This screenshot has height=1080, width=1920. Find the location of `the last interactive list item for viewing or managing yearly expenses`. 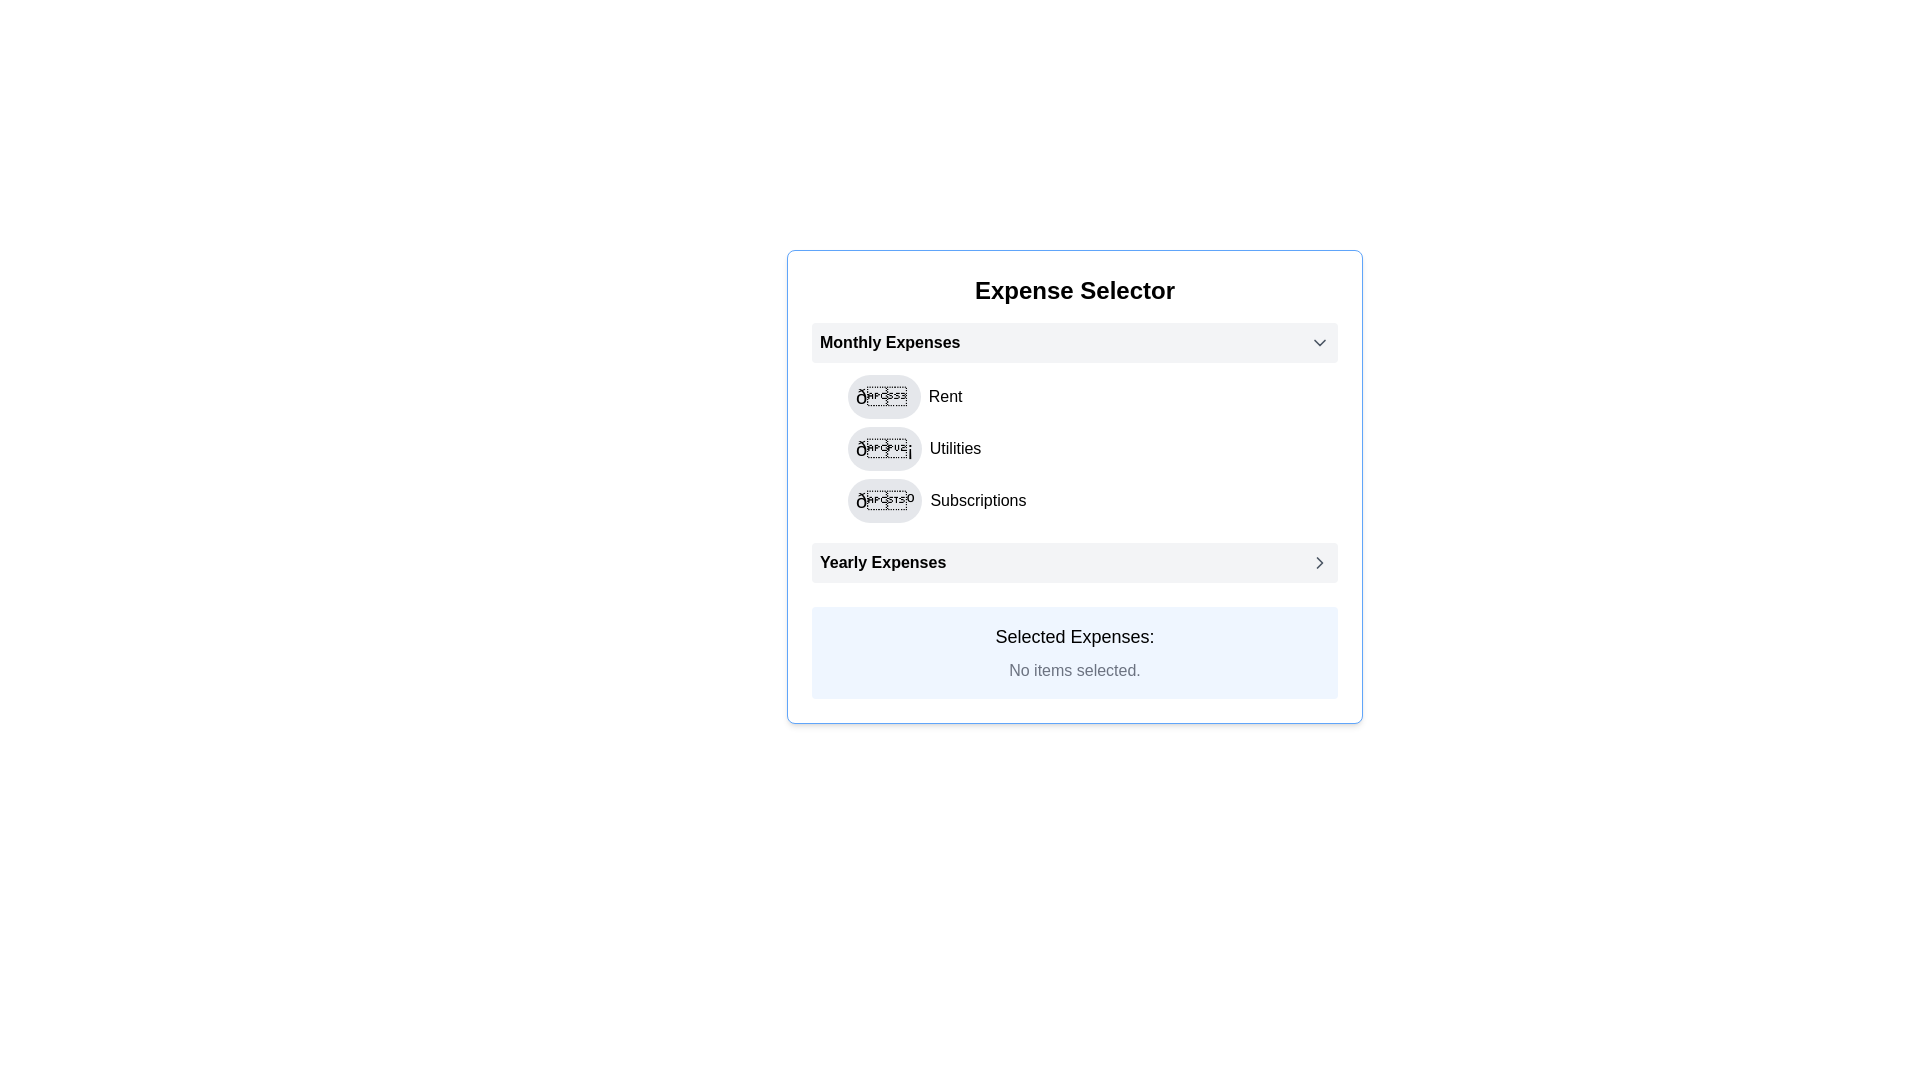

the last interactive list item for viewing or managing yearly expenses is located at coordinates (1074, 563).